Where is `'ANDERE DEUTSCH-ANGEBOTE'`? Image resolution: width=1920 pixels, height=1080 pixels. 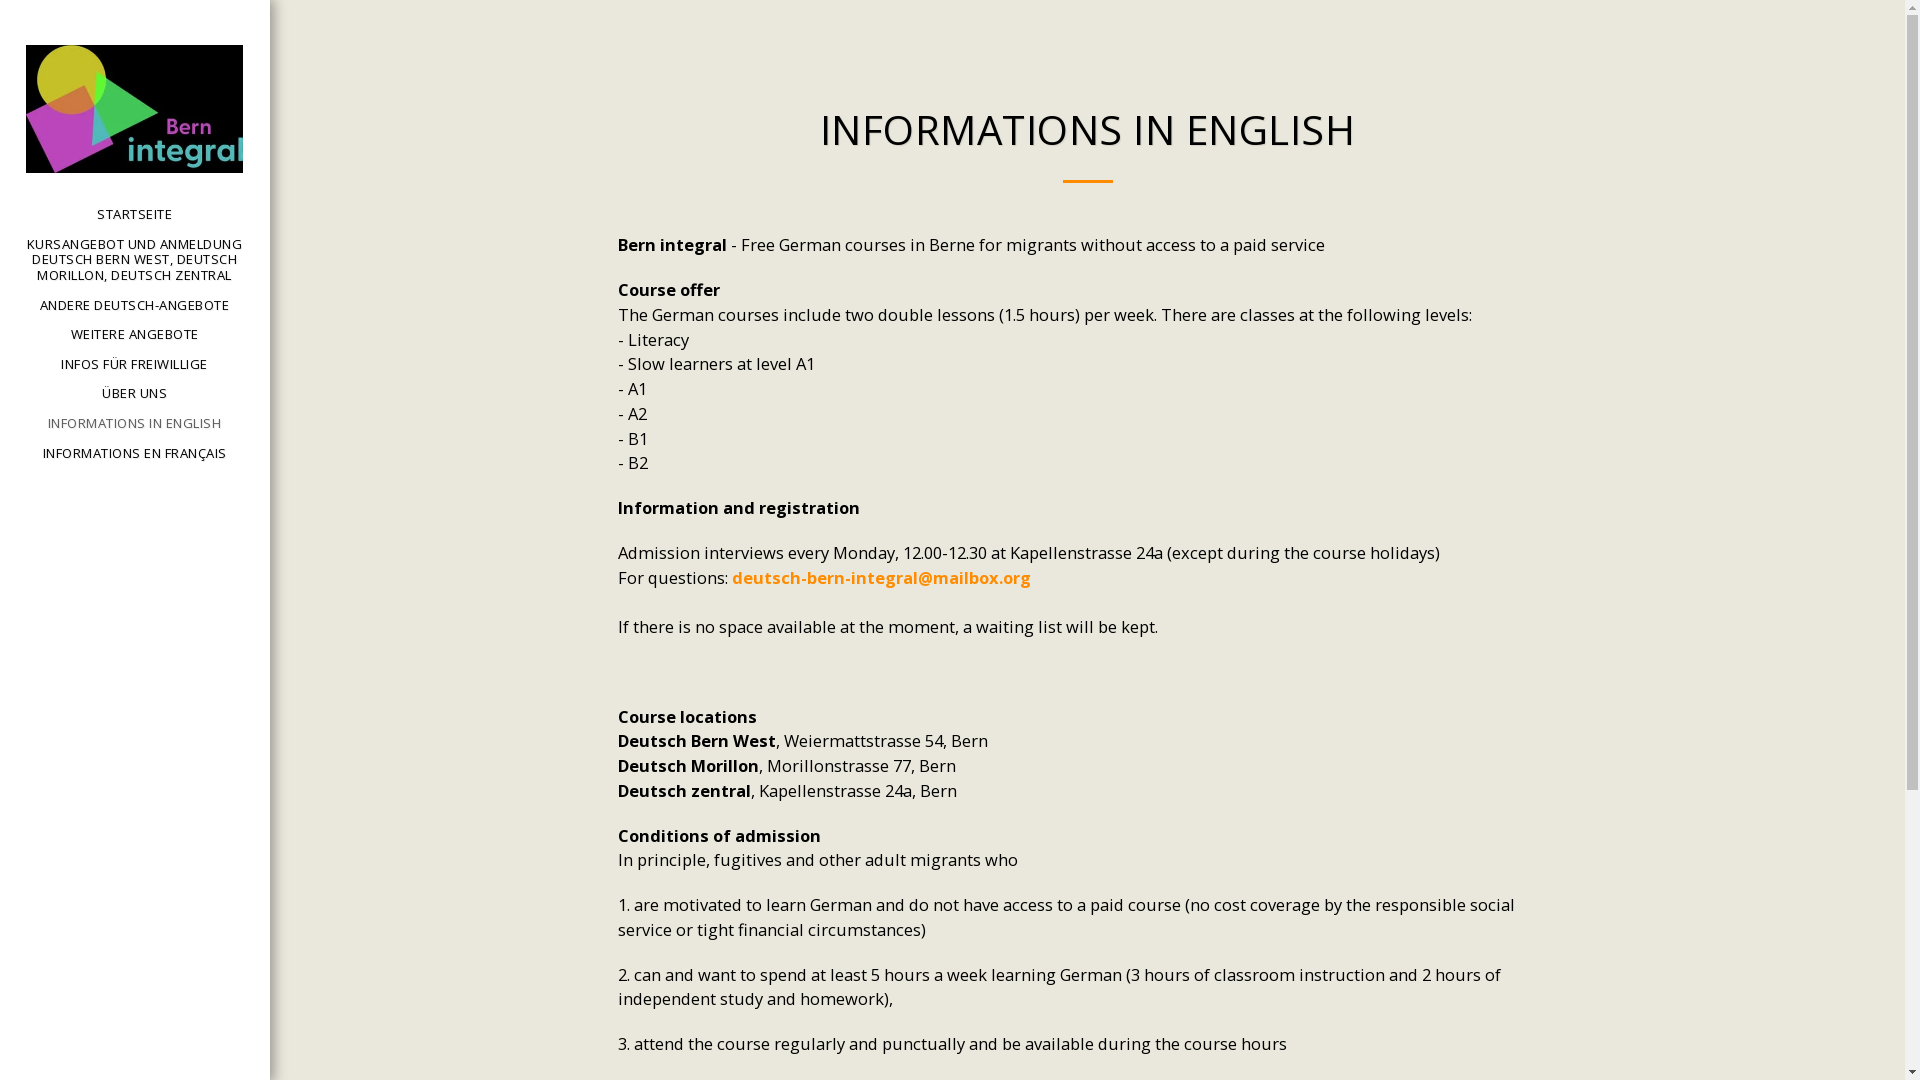
'ANDERE DEUTSCH-ANGEBOTE' is located at coordinates (133, 305).